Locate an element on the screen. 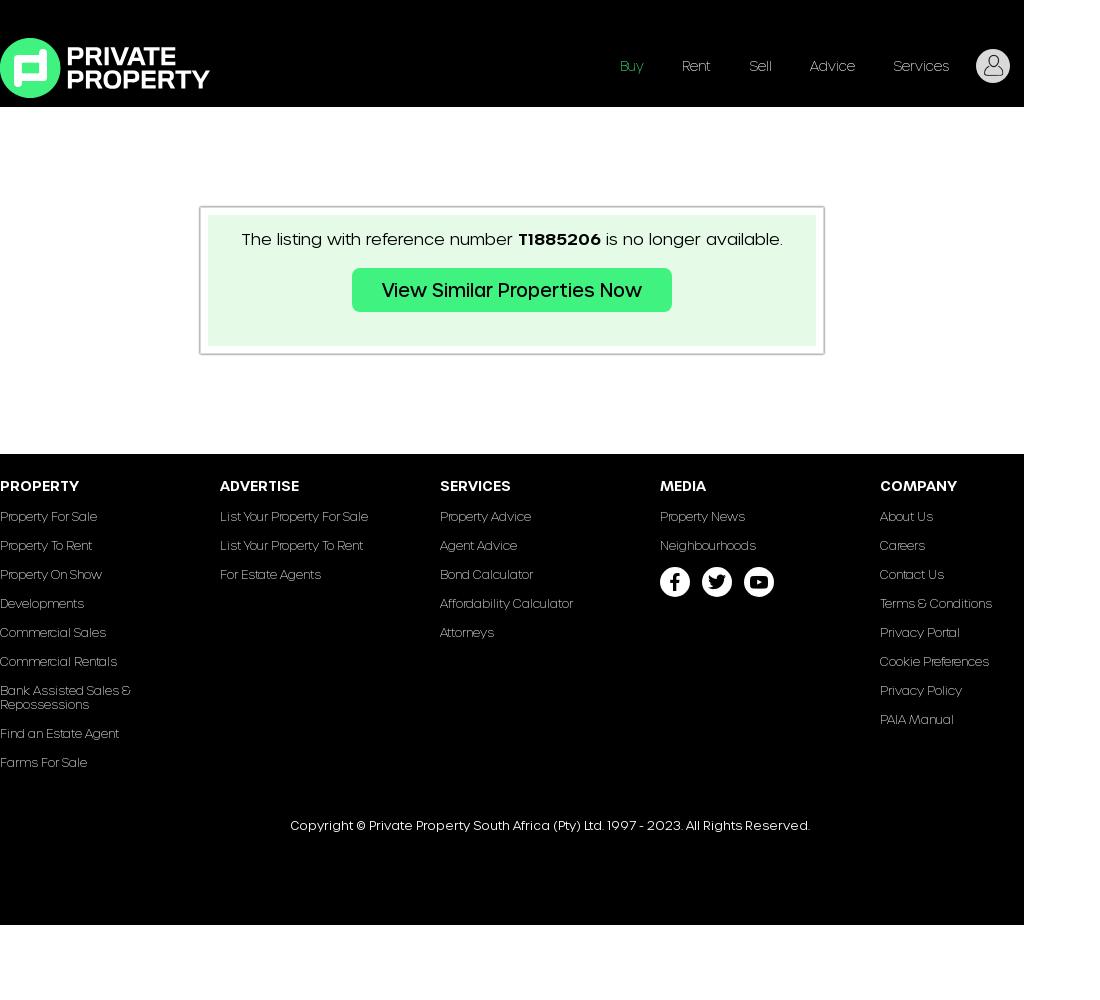 This screenshot has height=1000, width=1100. 'Contact Us' is located at coordinates (912, 573).